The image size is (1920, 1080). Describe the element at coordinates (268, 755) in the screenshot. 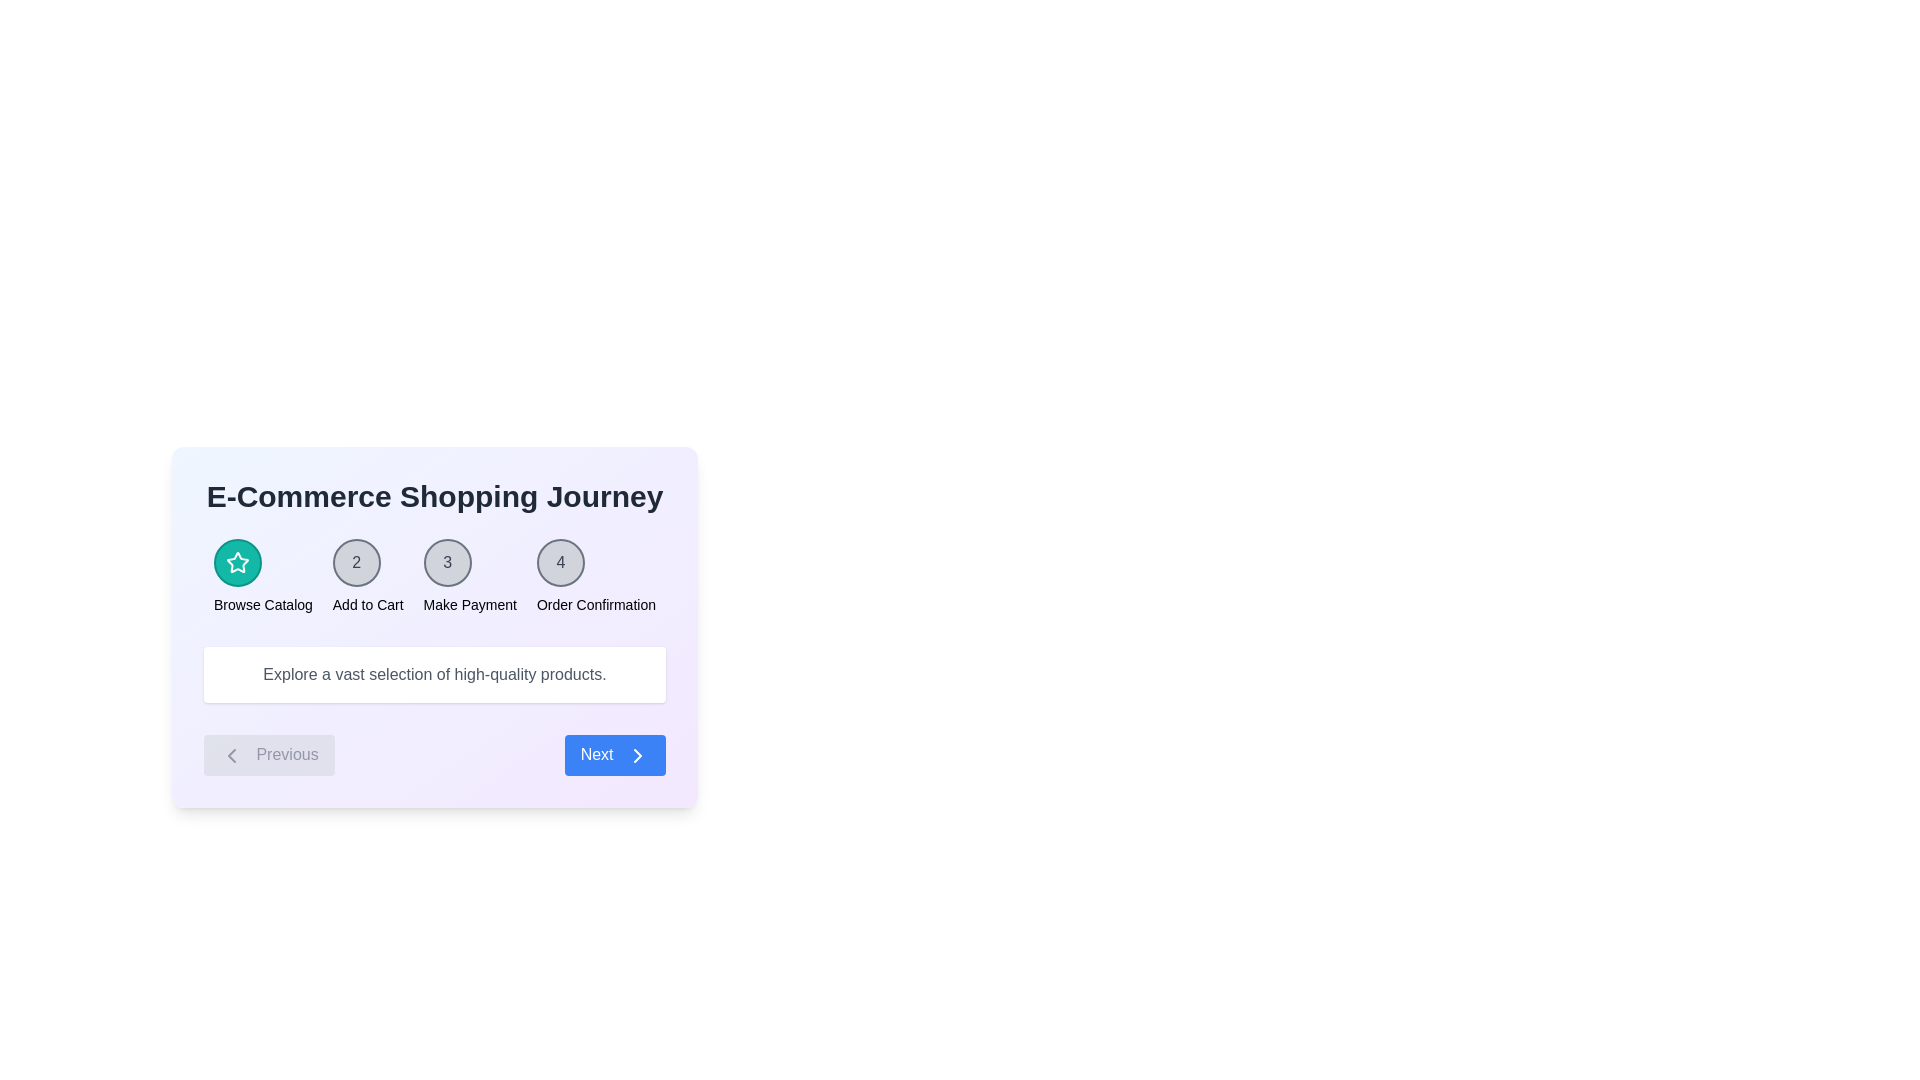

I see `the 'Previous' button with a light gray background and rounded corners` at that location.